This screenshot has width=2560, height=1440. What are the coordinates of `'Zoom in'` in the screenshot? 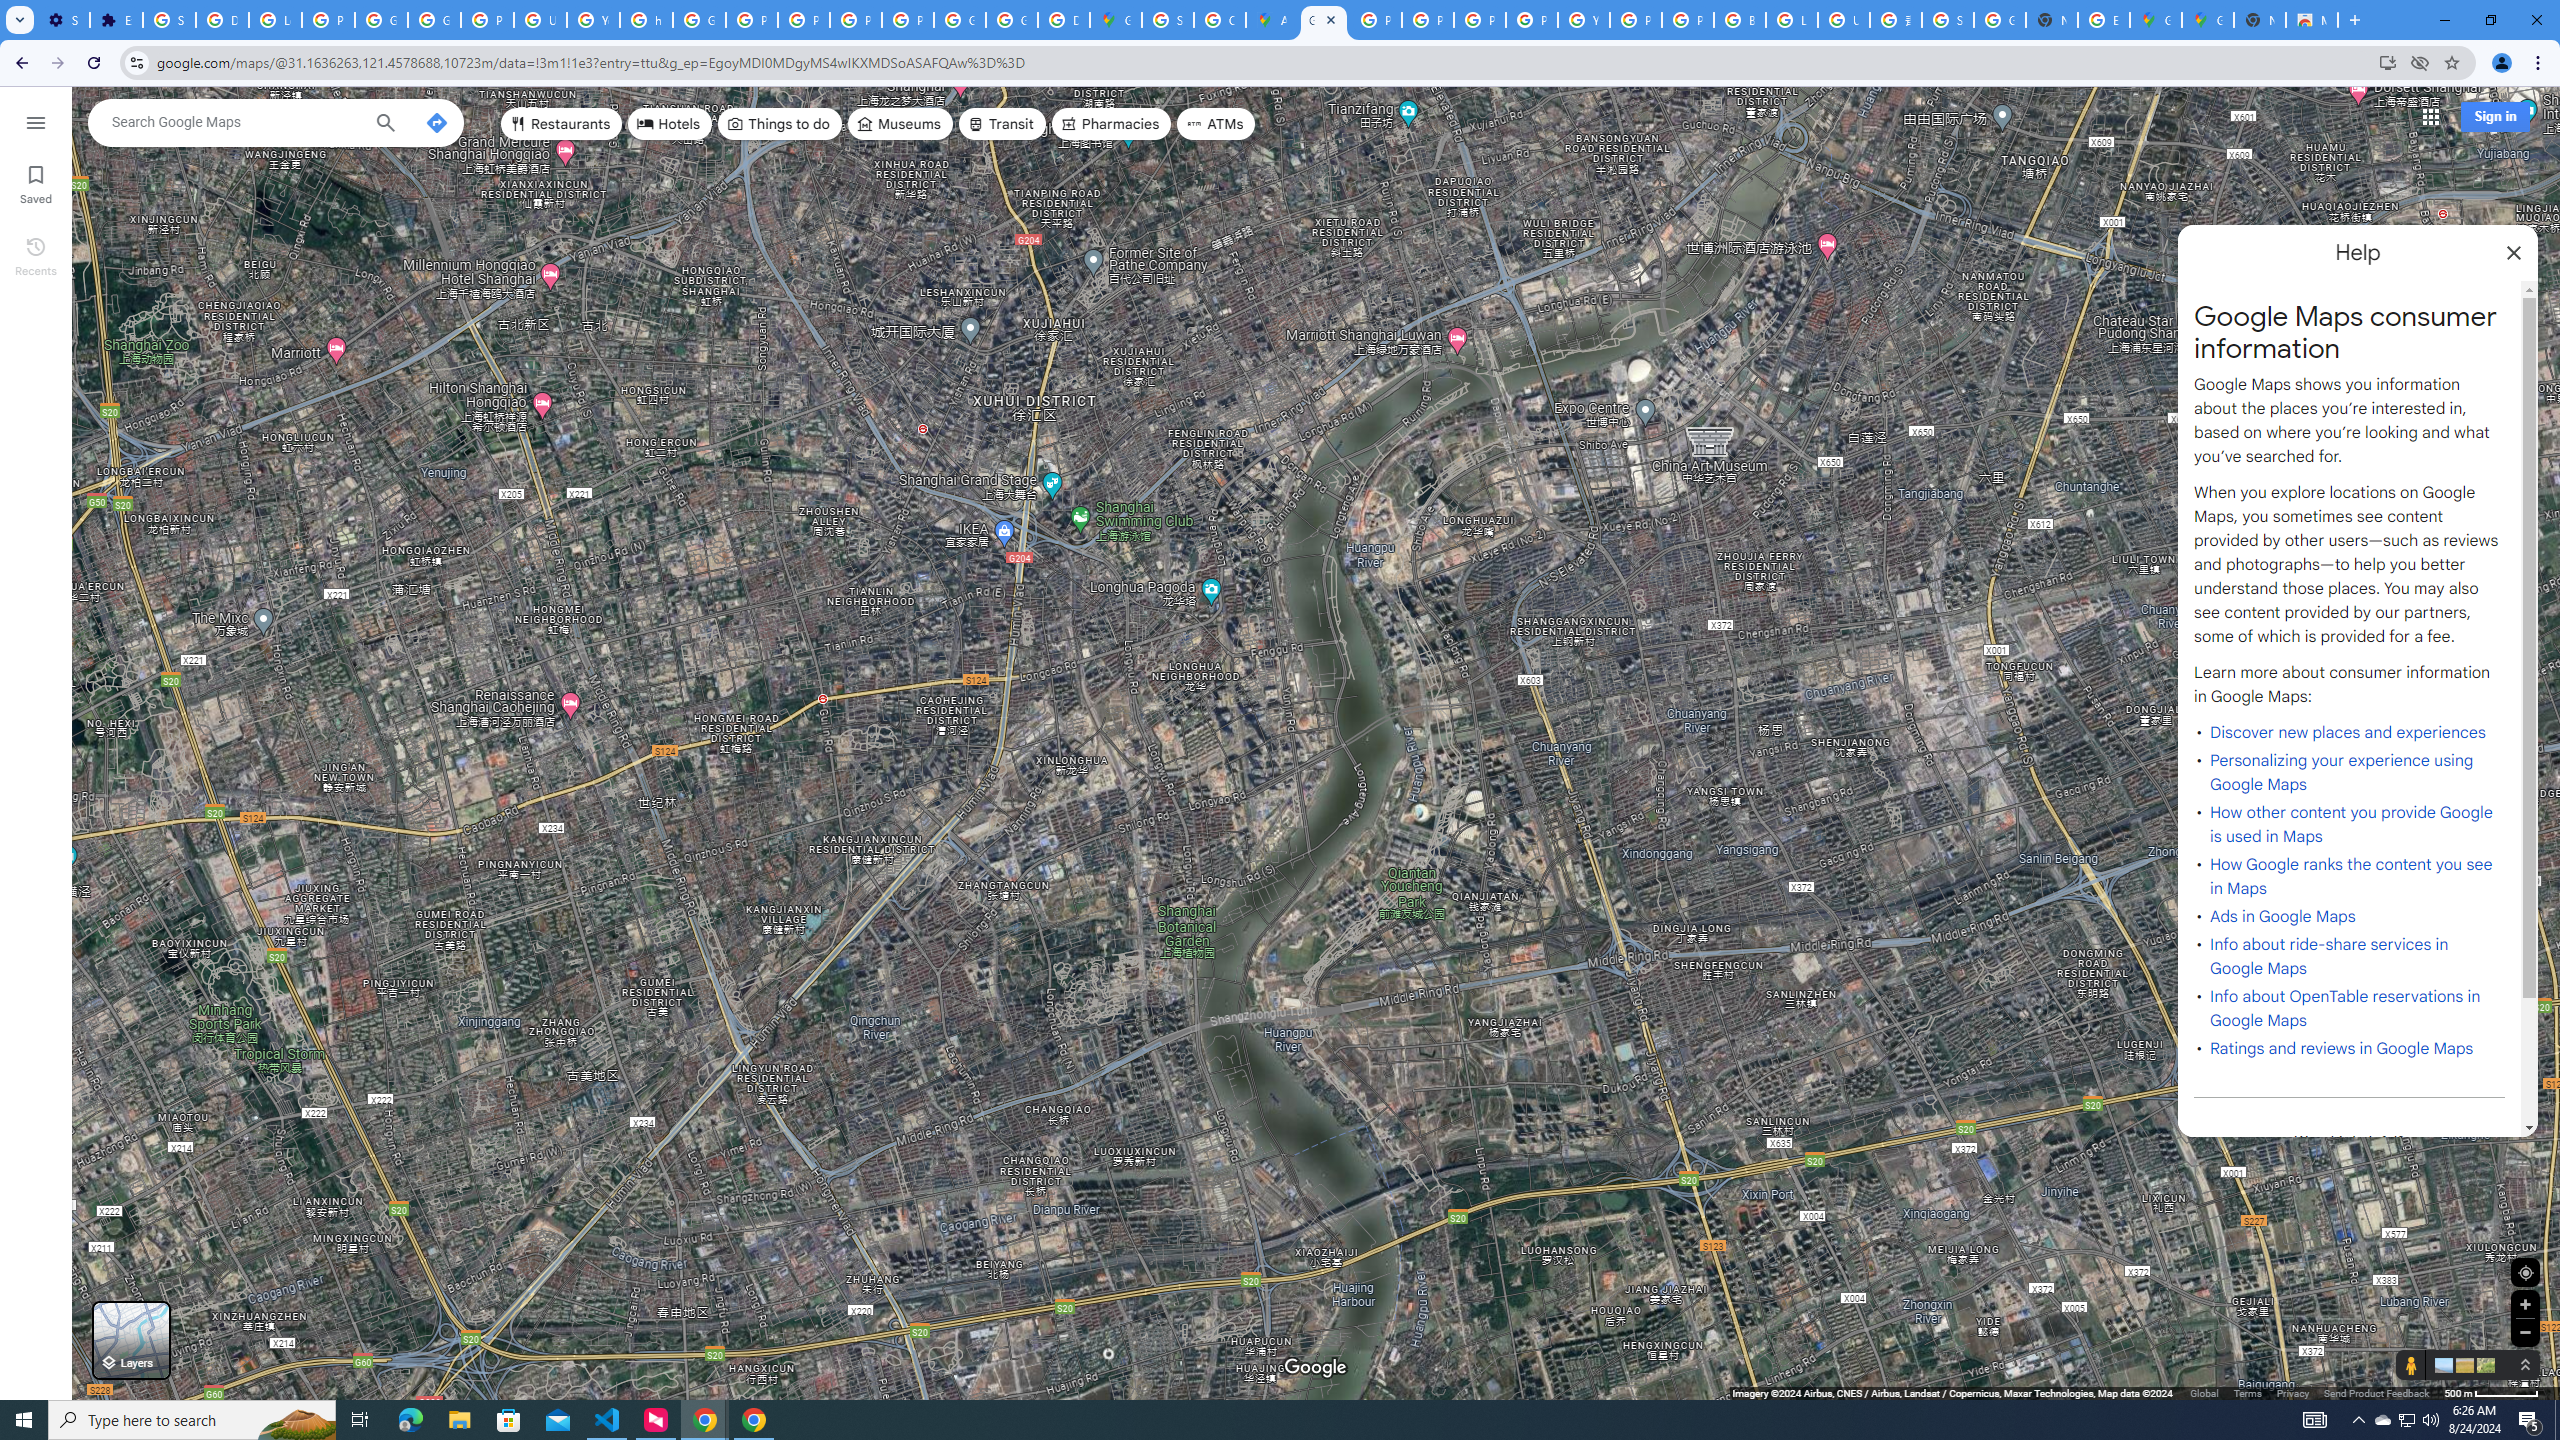 It's located at (2524, 1303).